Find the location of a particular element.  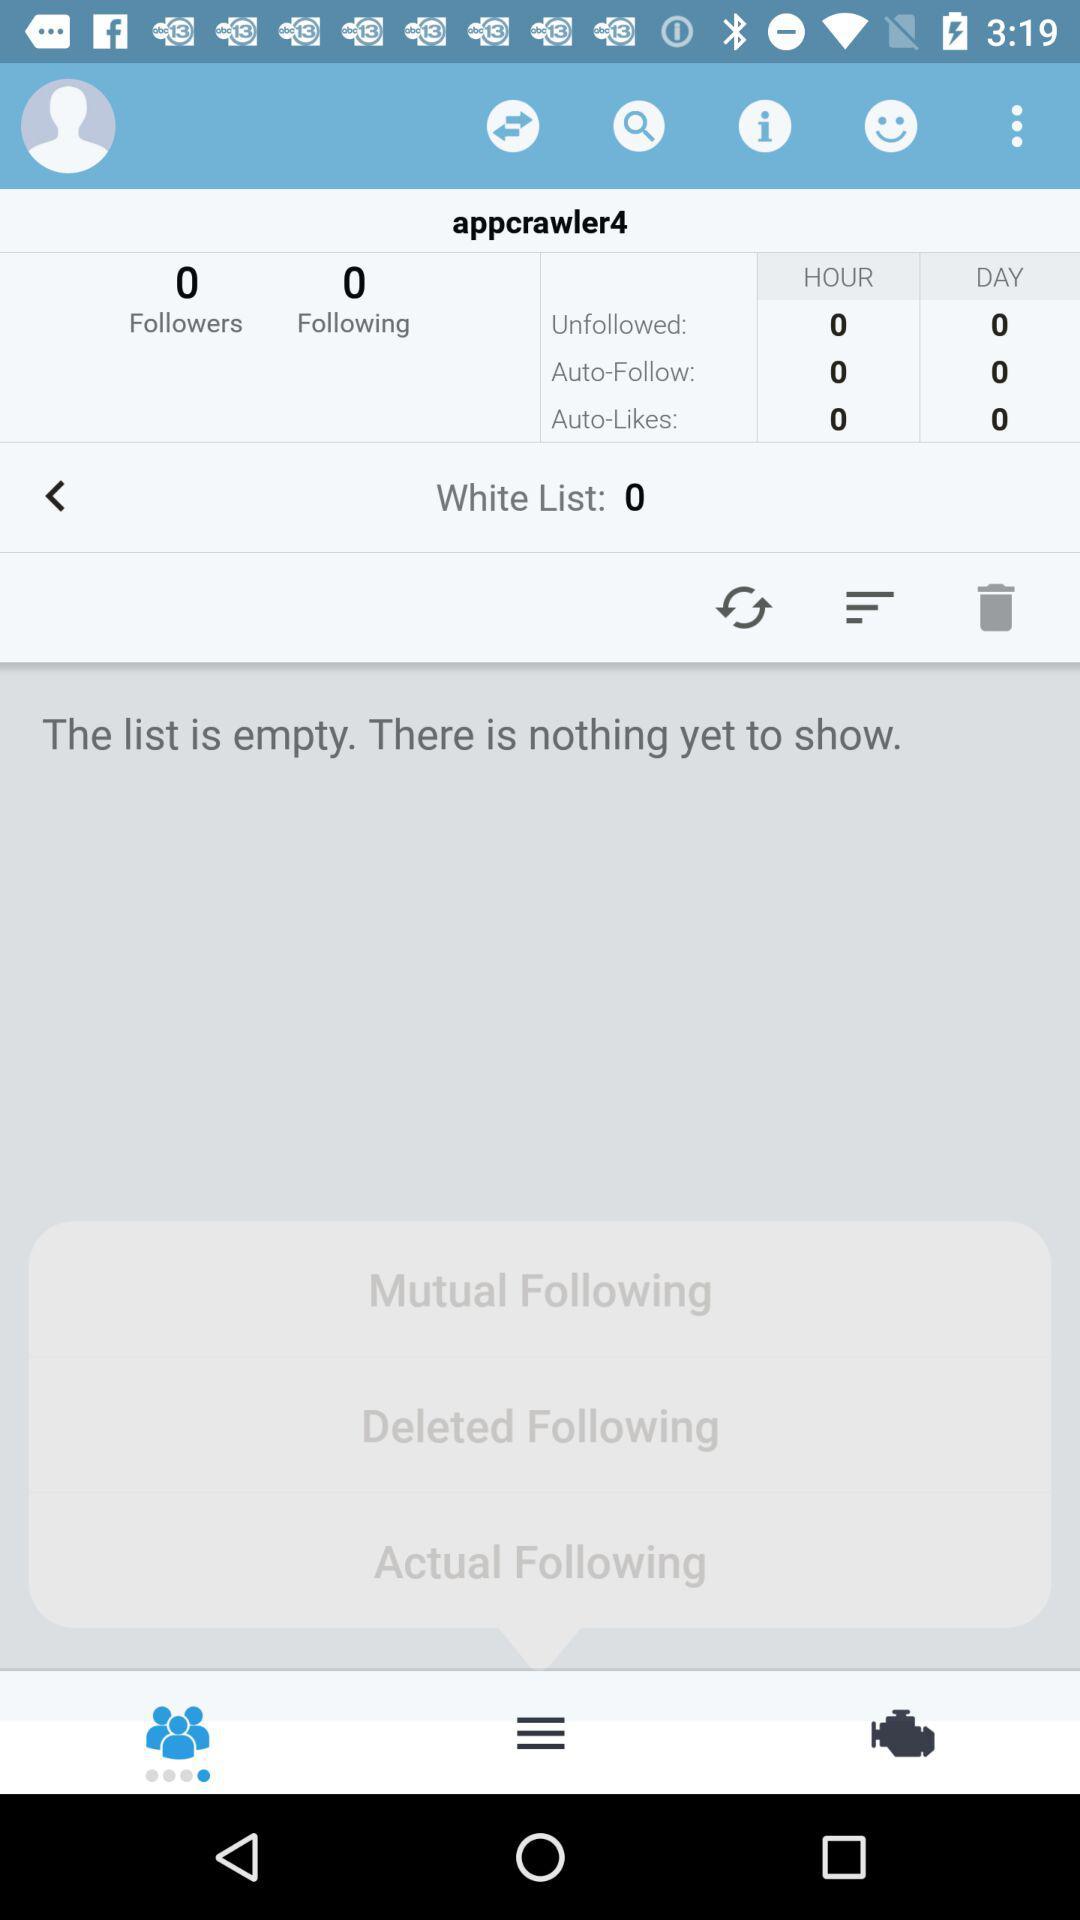

dada is located at coordinates (512, 124).